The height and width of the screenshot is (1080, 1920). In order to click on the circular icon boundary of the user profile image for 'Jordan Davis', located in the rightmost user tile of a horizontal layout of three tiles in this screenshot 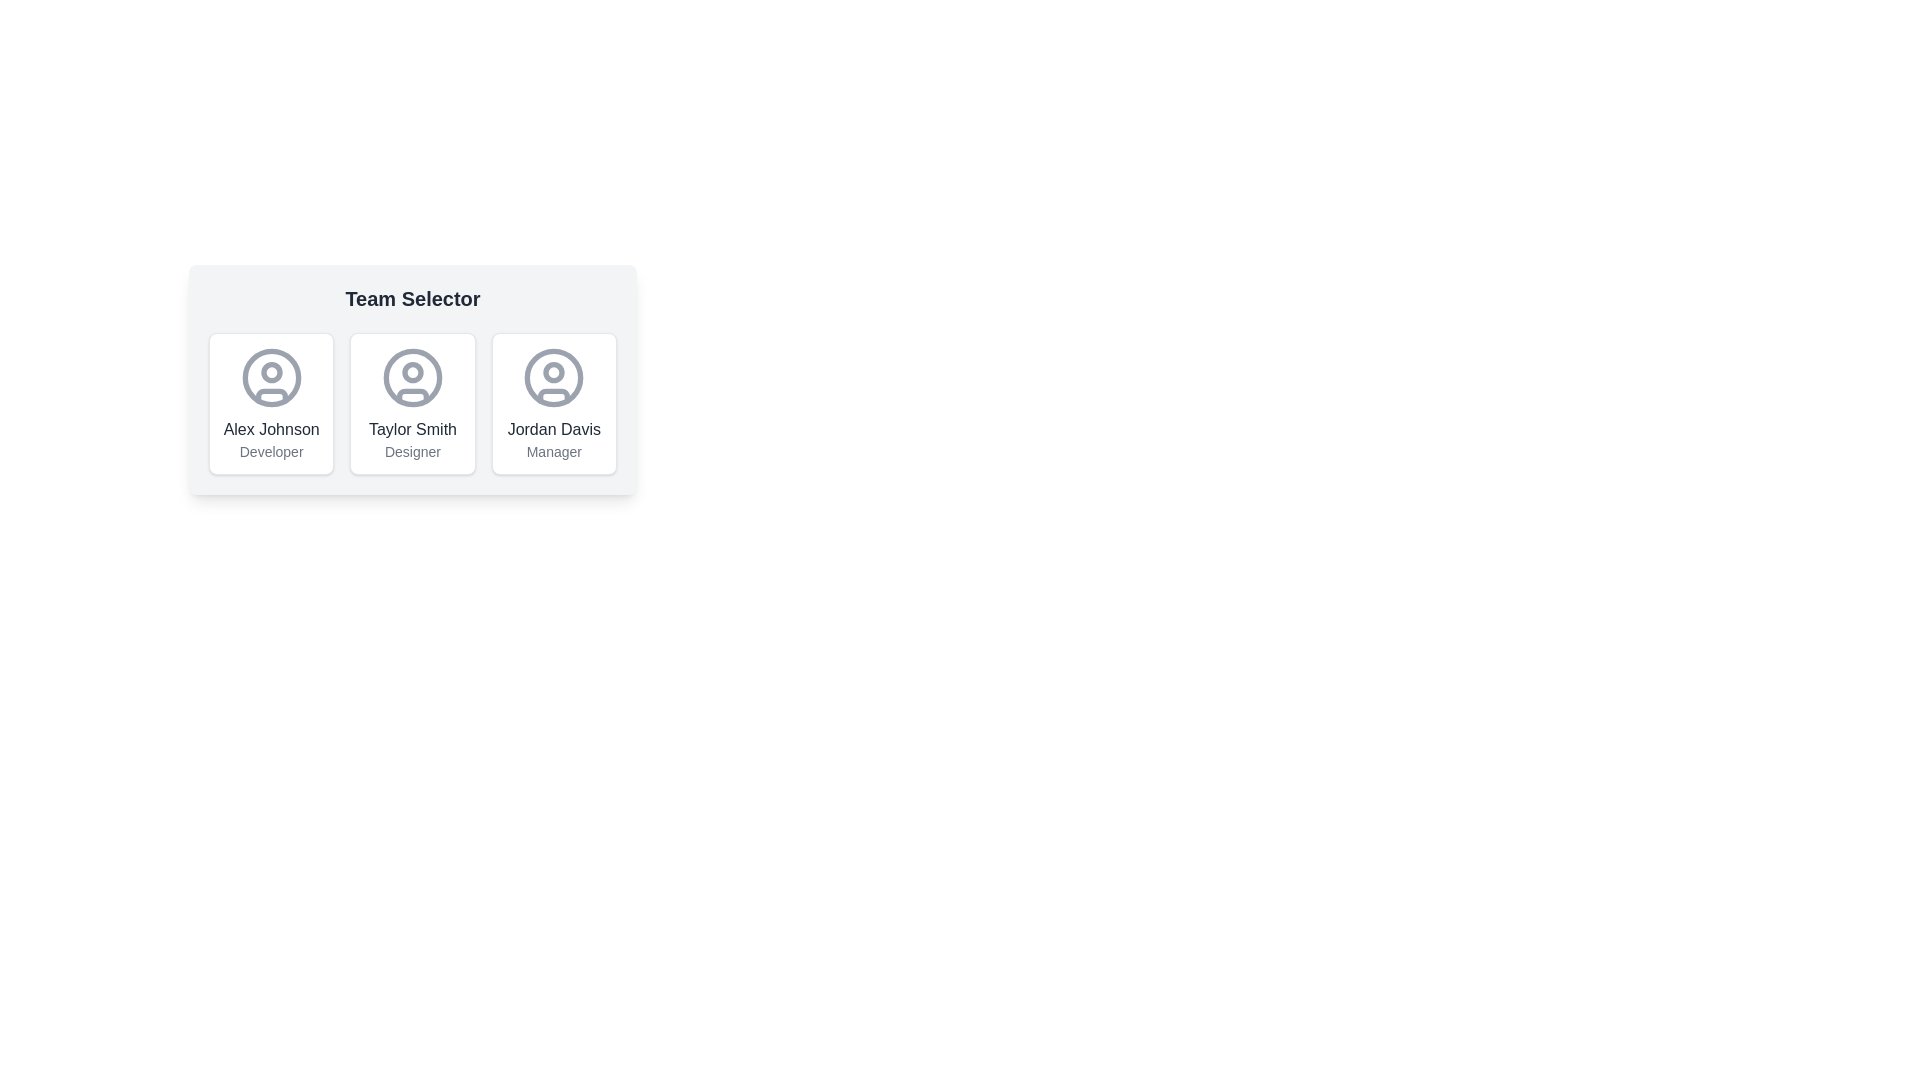, I will do `click(554, 378)`.